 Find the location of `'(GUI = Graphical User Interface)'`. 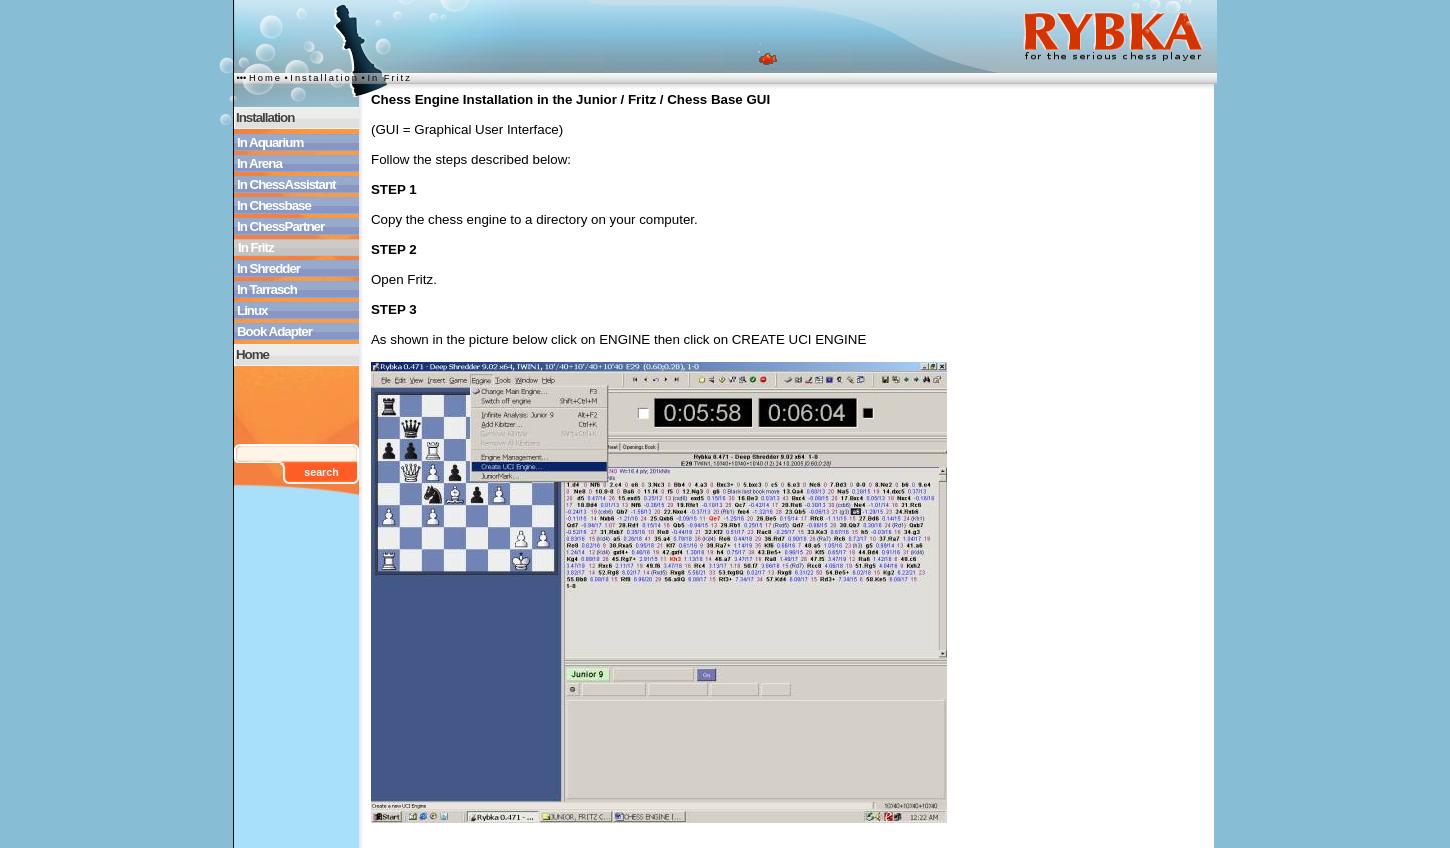

'(GUI = Graphical User Interface)' is located at coordinates (465, 128).